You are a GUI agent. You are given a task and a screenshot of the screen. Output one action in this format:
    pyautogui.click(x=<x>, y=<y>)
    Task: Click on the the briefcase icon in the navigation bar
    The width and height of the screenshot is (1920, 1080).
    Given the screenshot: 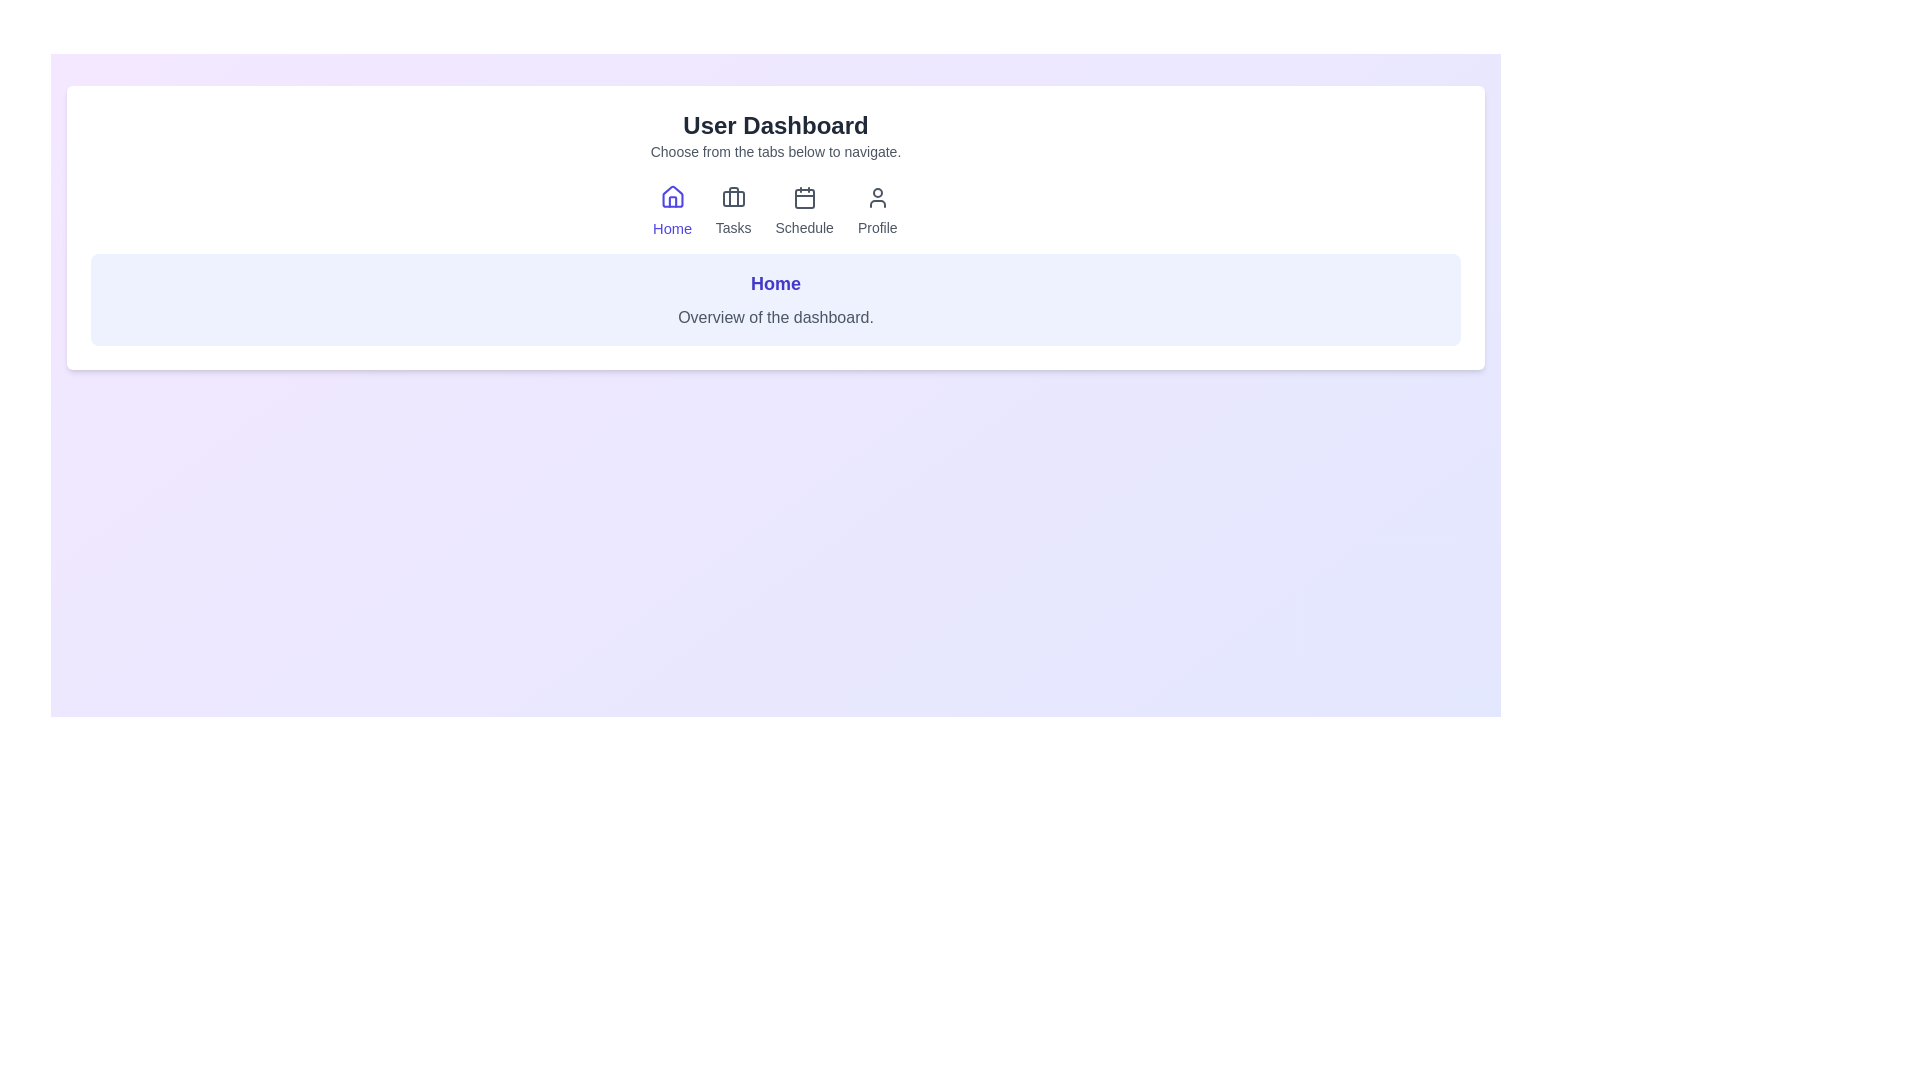 What is the action you would take?
    pyautogui.click(x=732, y=197)
    